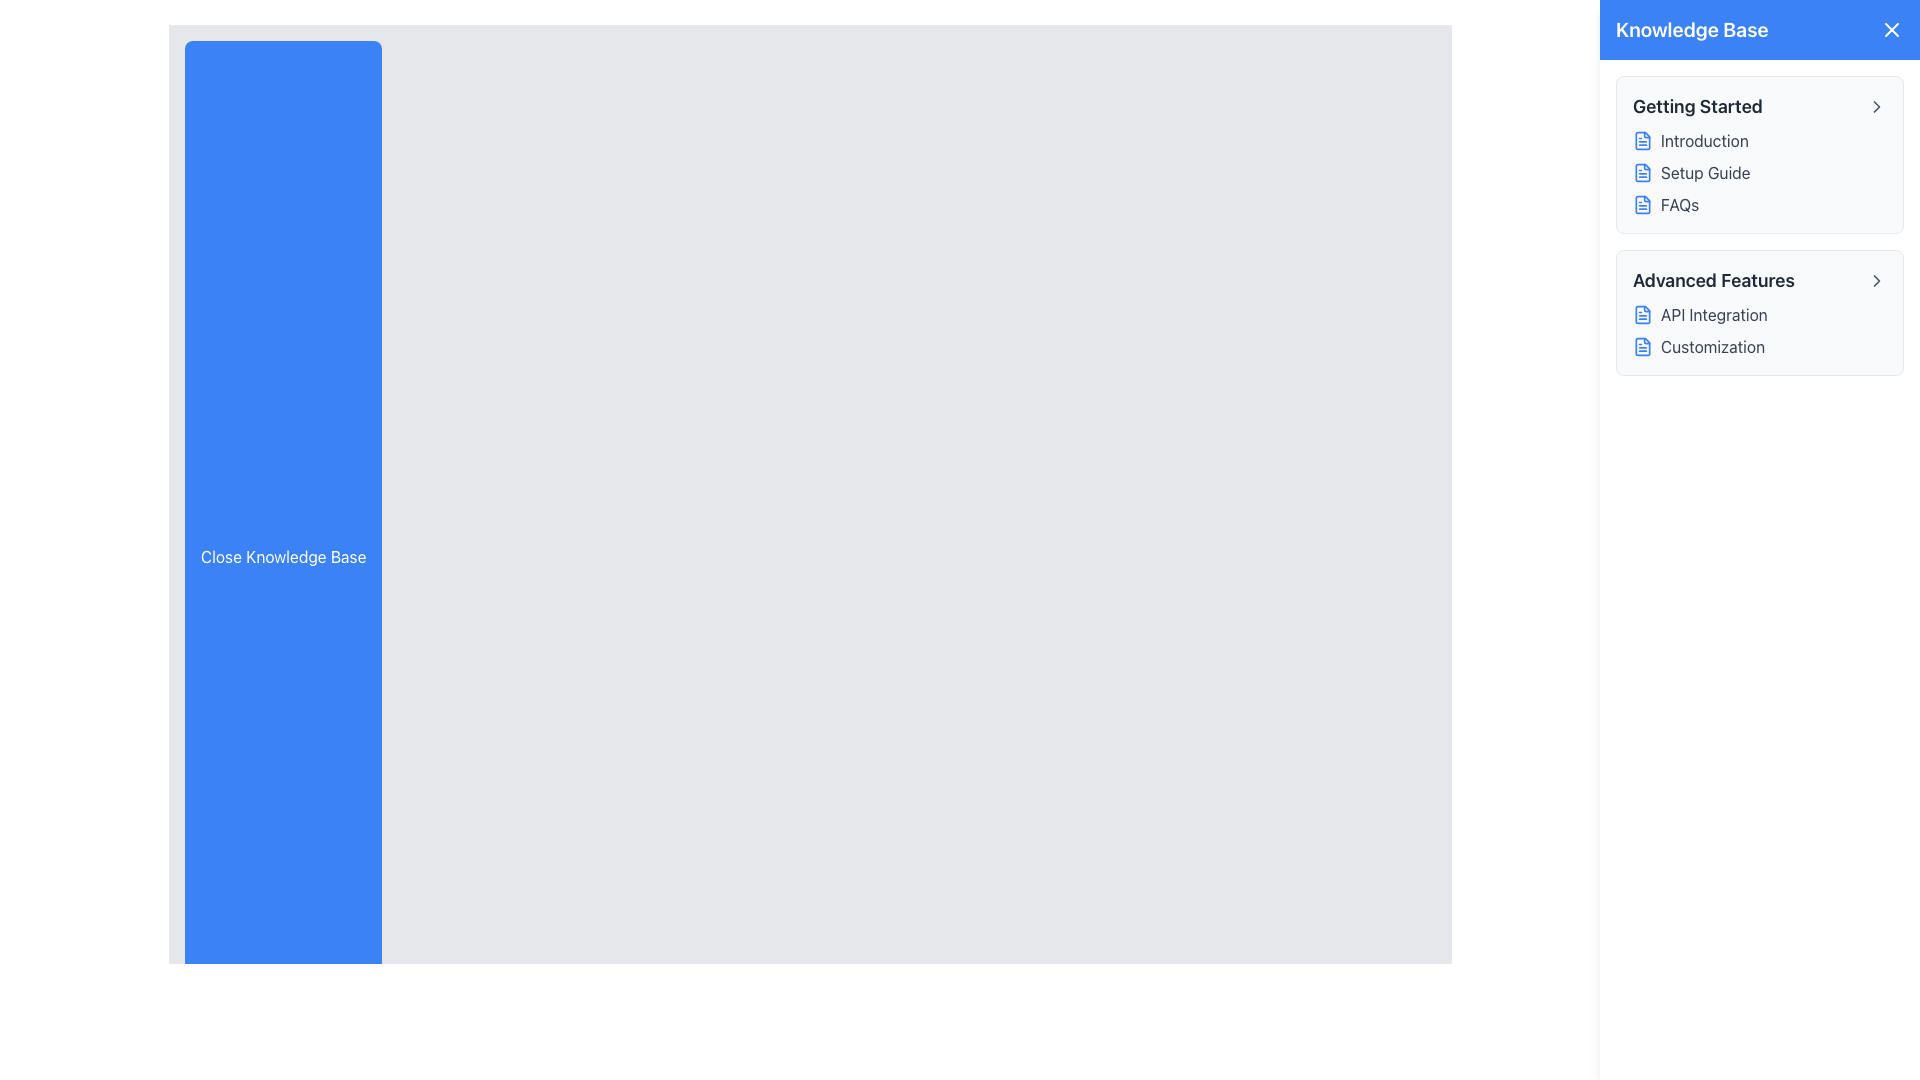  What do you see at coordinates (1760, 315) in the screenshot?
I see `the 'API Integration' label with a blue file icon located in the 'Advanced Features' section of the right panel` at bounding box center [1760, 315].